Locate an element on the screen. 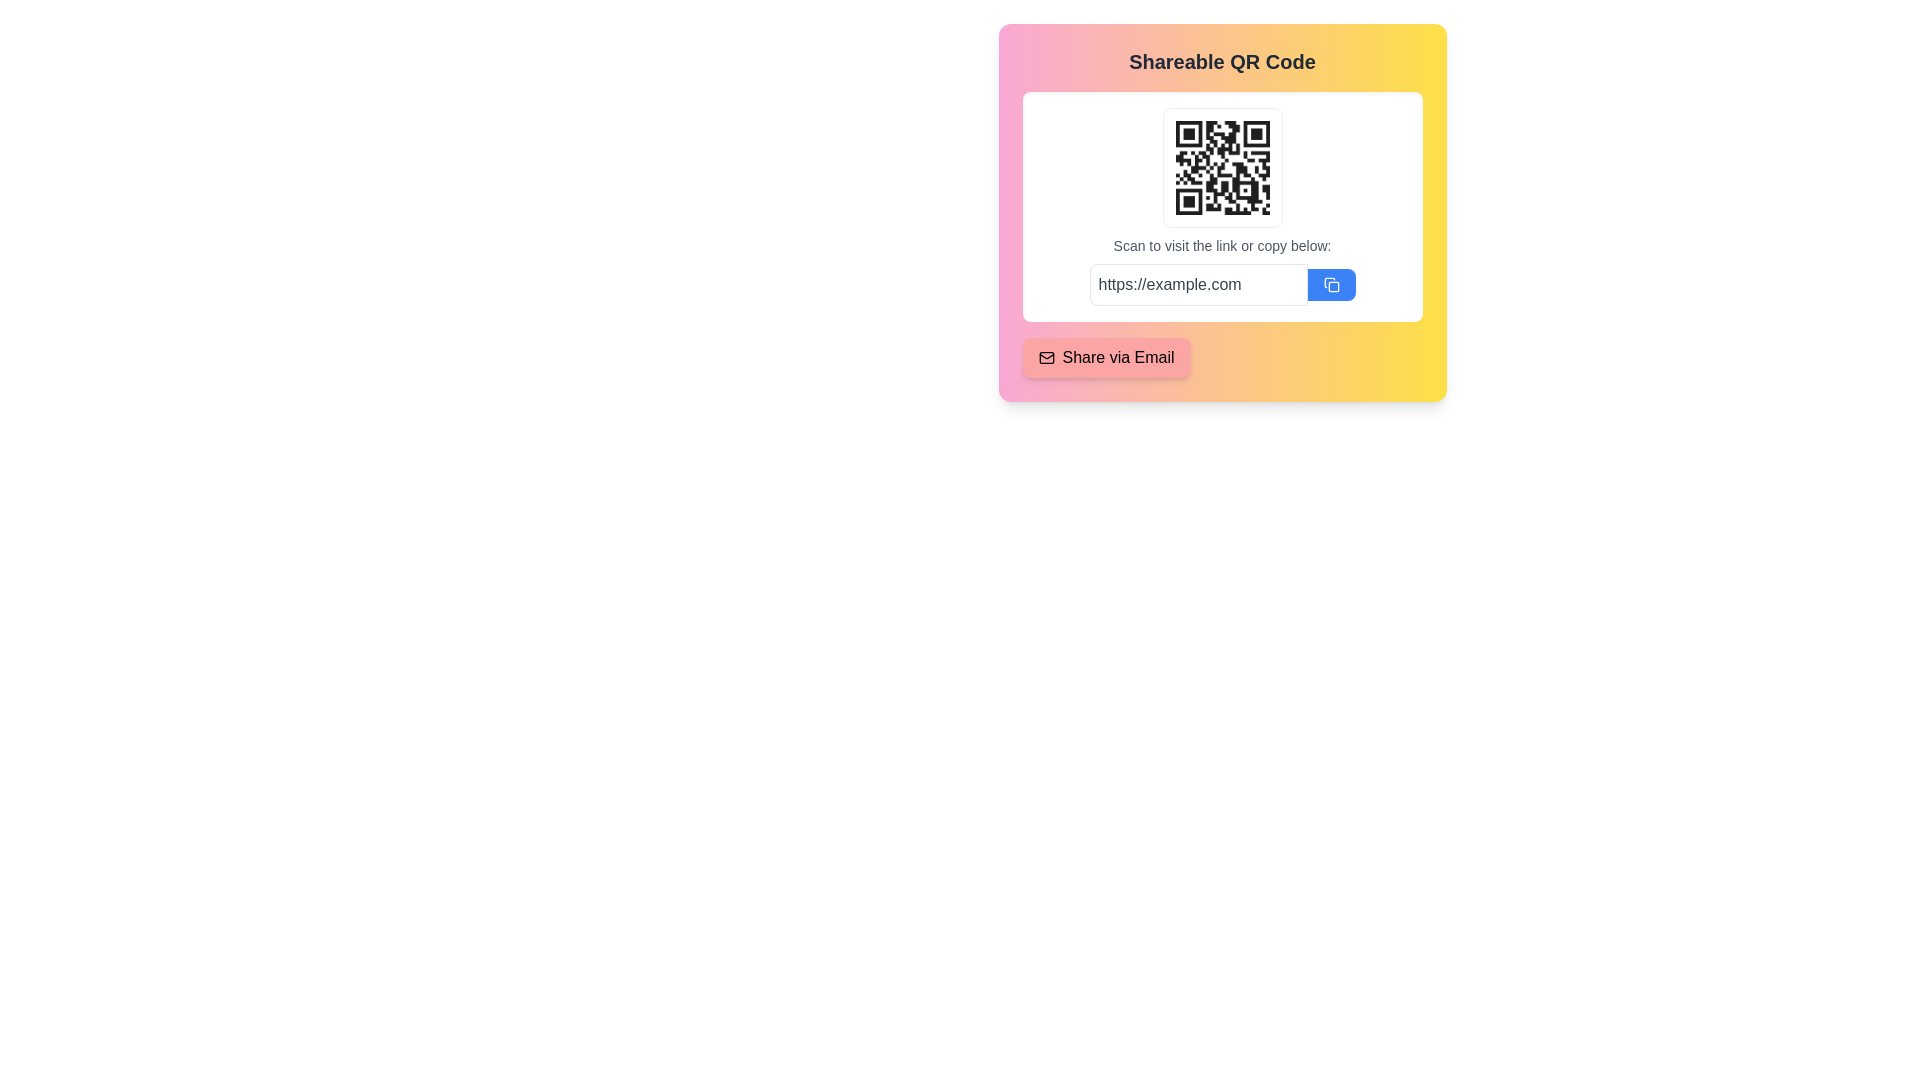 The image size is (1920, 1080). the blue button icon with a copy symbol located immediately to the right of the text input field is located at coordinates (1331, 285).